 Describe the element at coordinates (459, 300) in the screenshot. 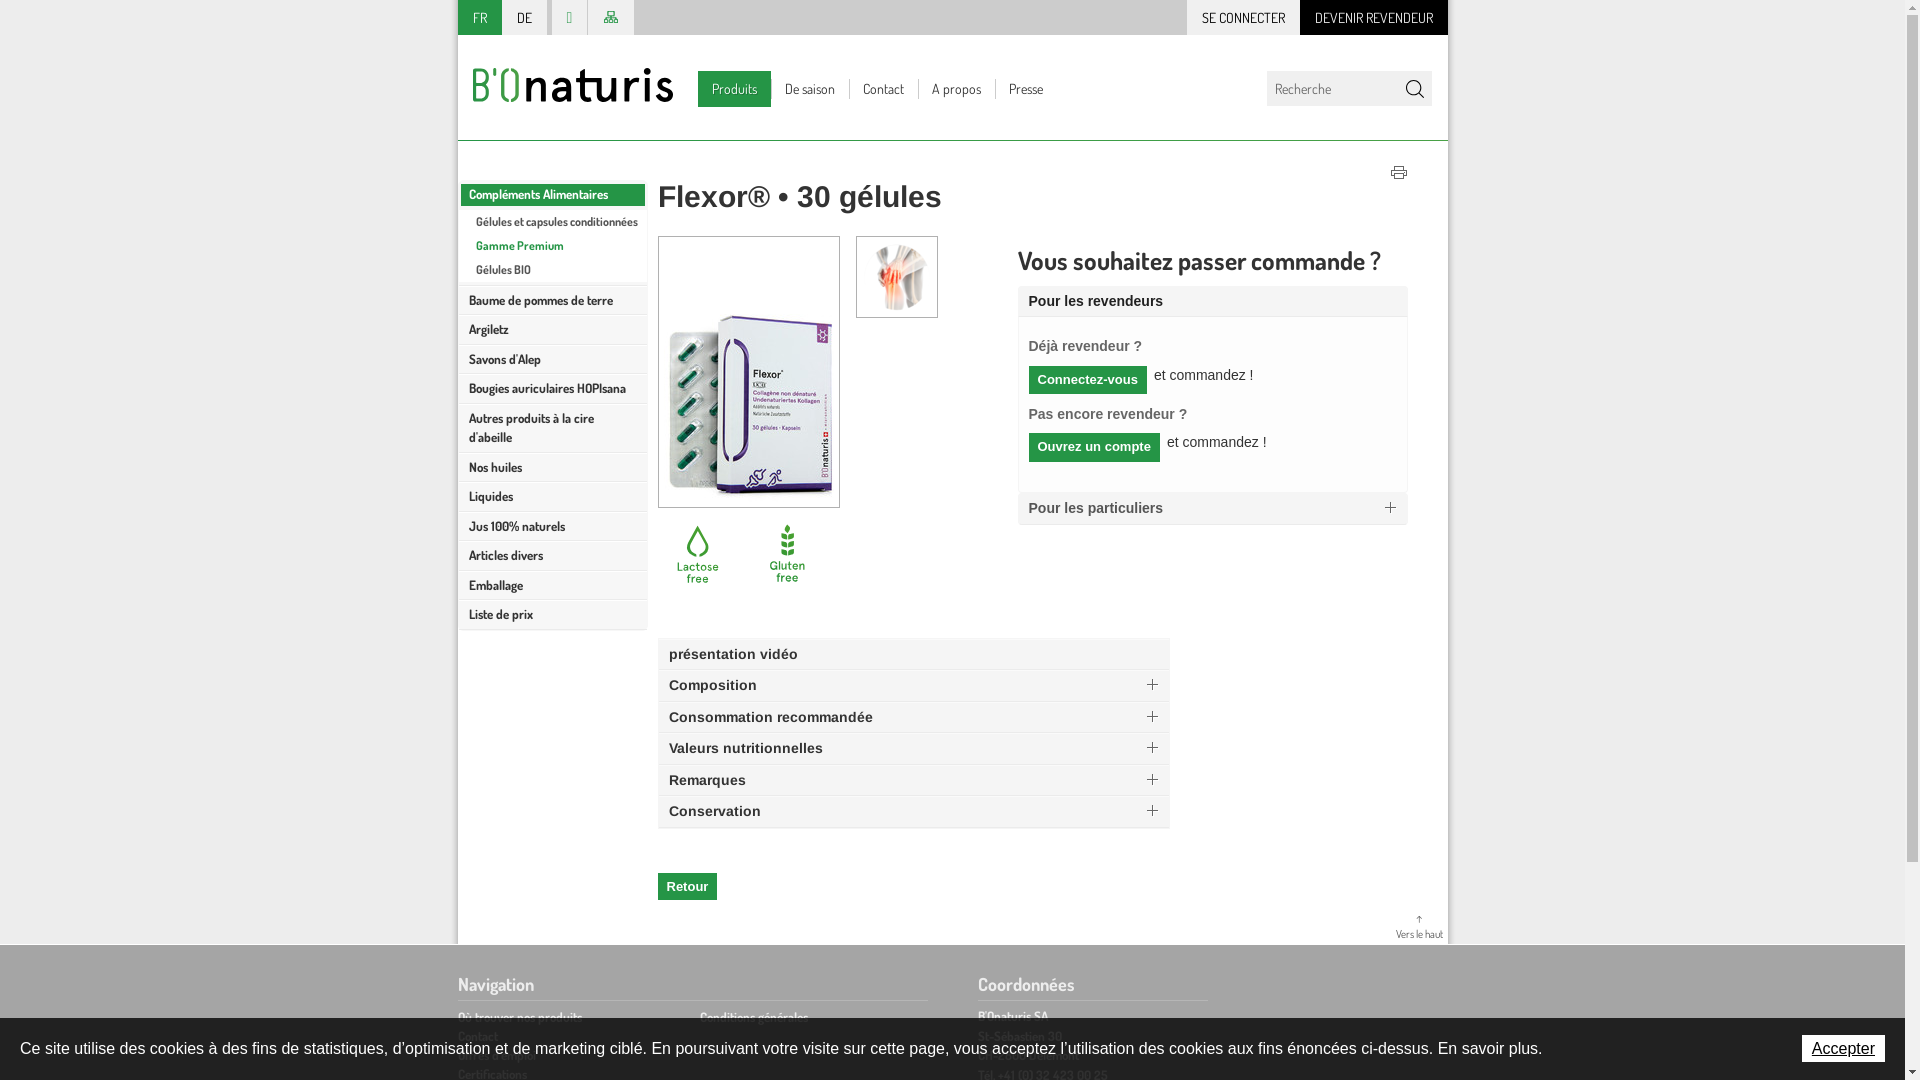

I see `'Baume de pommes de terre'` at that location.